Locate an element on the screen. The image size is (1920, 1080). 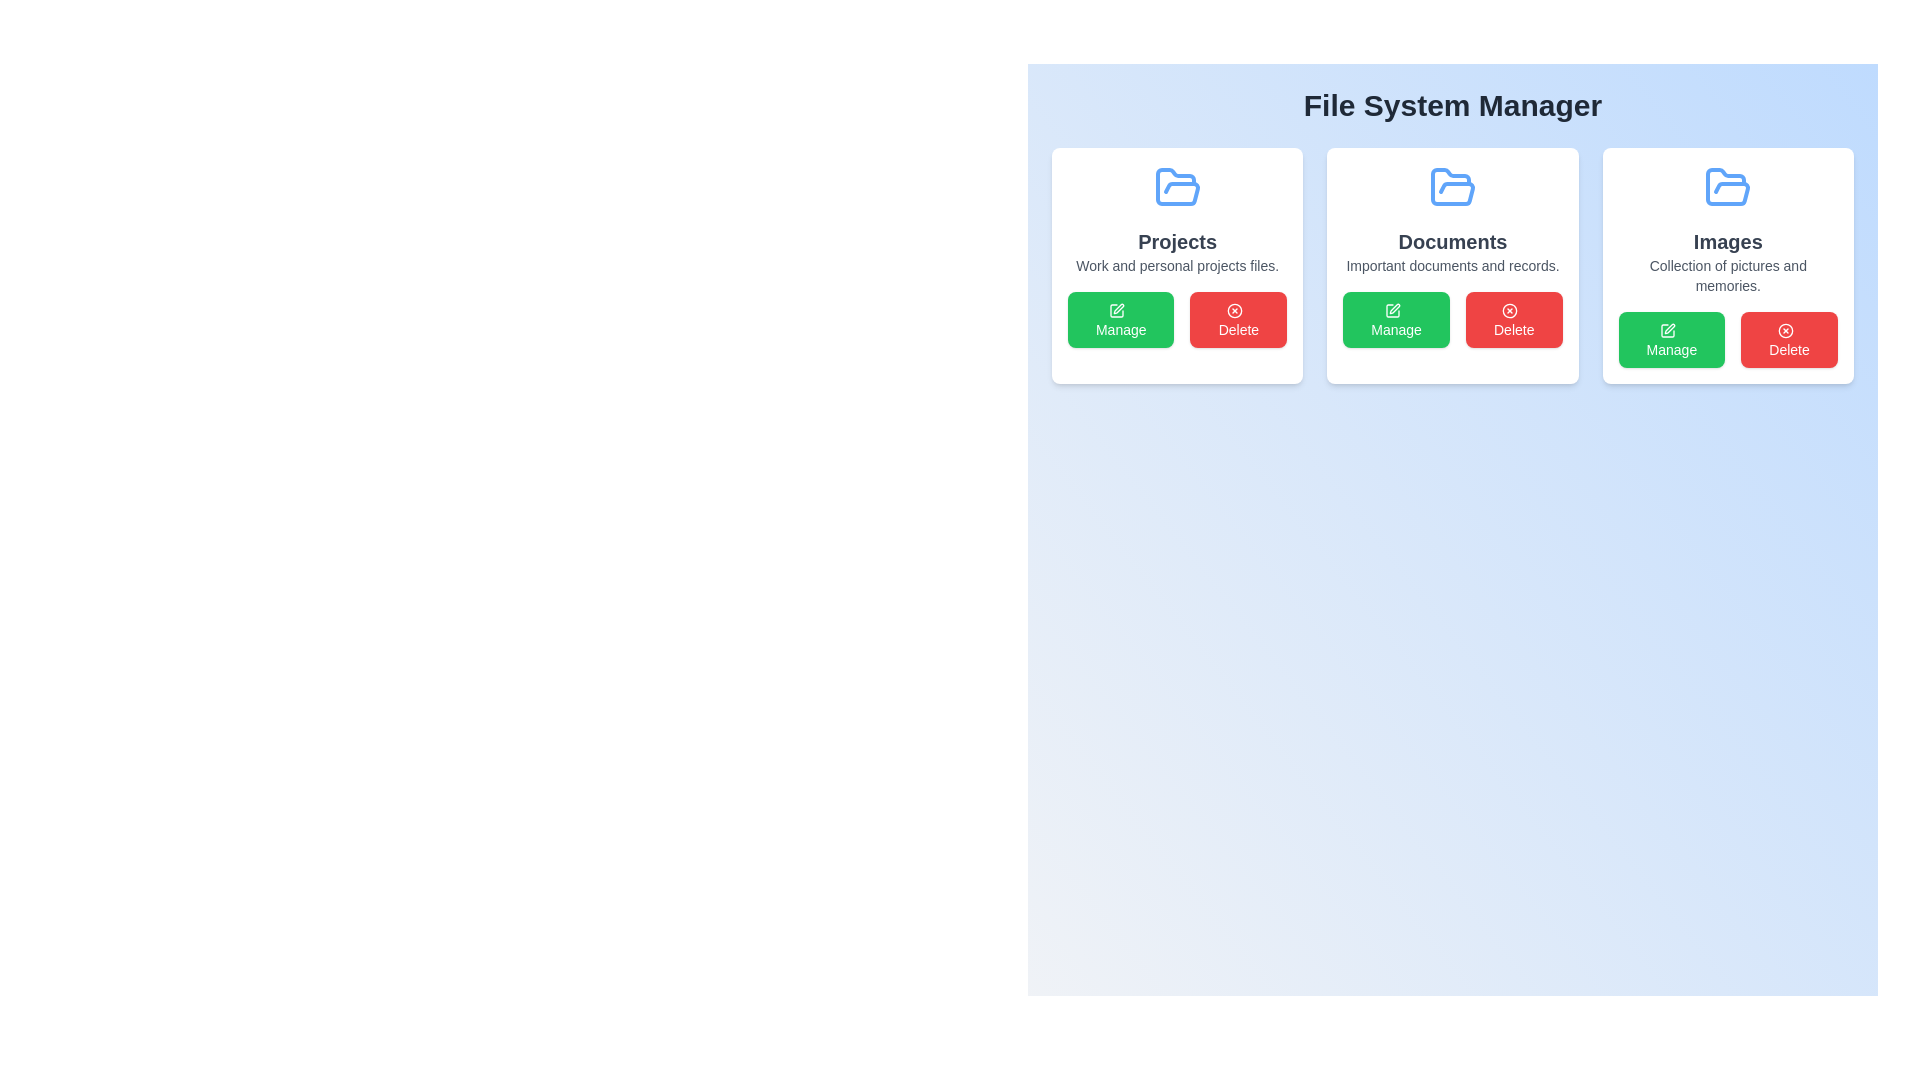
the text label that reads 'Work and personal projects files.' located in the 'Projects' section card, positioned below the title 'Projects' and above the buttons 'Manage' and 'Delete' is located at coordinates (1177, 265).